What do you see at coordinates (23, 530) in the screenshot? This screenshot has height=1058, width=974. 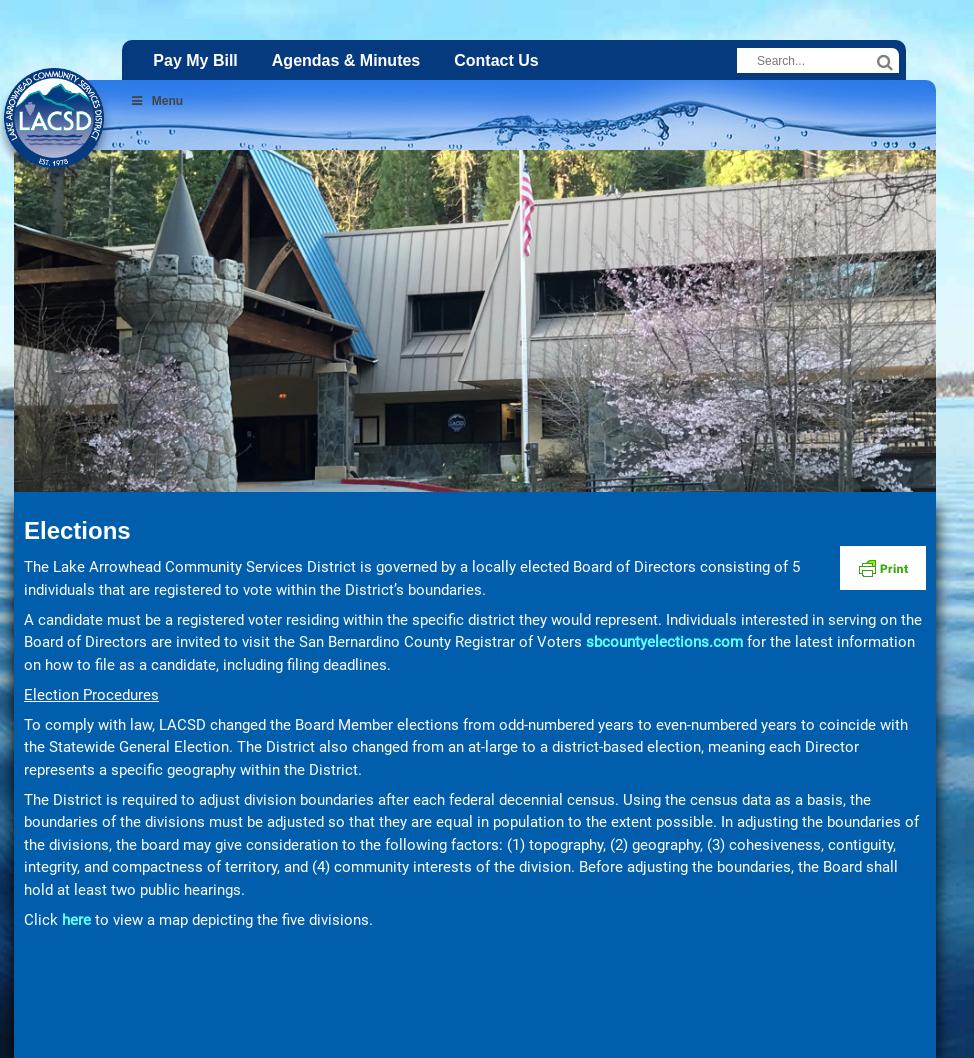 I see `'Elections'` at bounding box center [23, 530].